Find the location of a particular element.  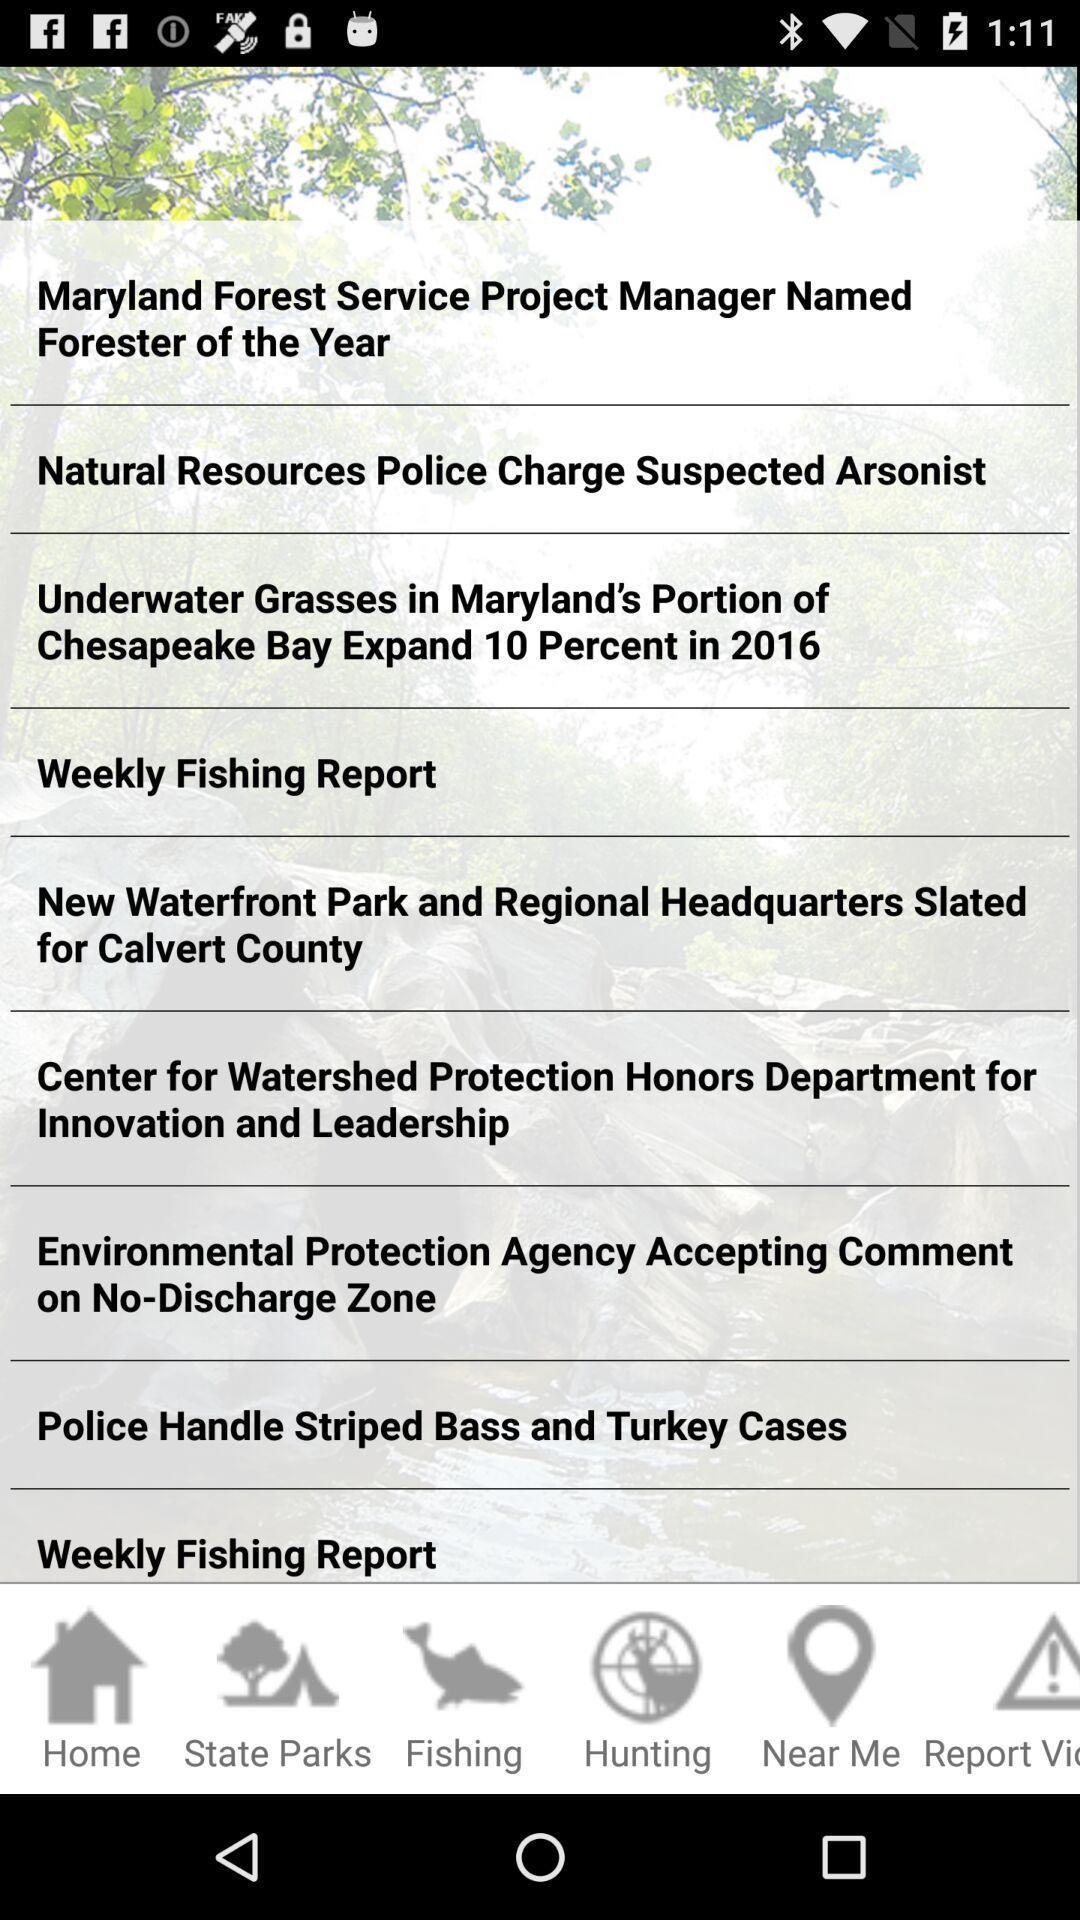

the app below the weekly fishing report item is located at coordinates (91, 1689).